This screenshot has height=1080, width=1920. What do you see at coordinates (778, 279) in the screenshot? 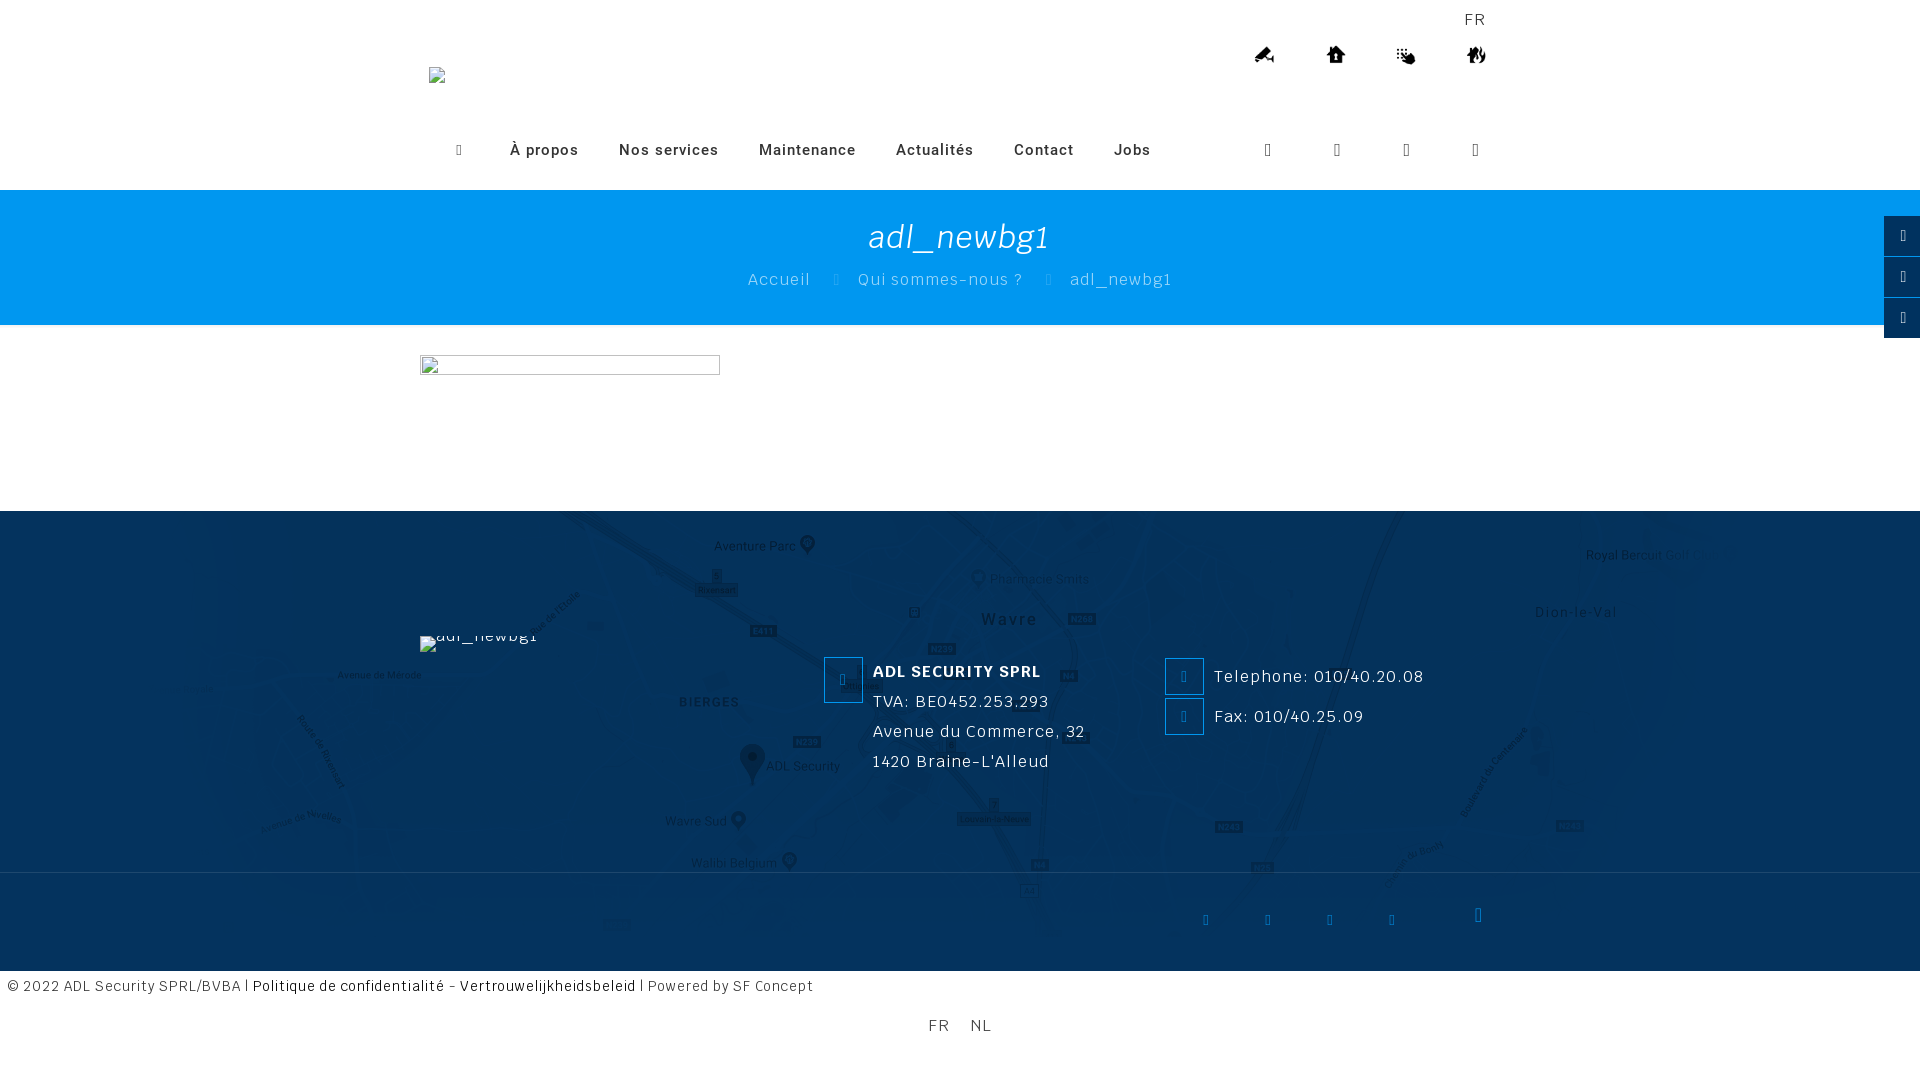
I see `'Accueil'` at bounding box center [778, 279].